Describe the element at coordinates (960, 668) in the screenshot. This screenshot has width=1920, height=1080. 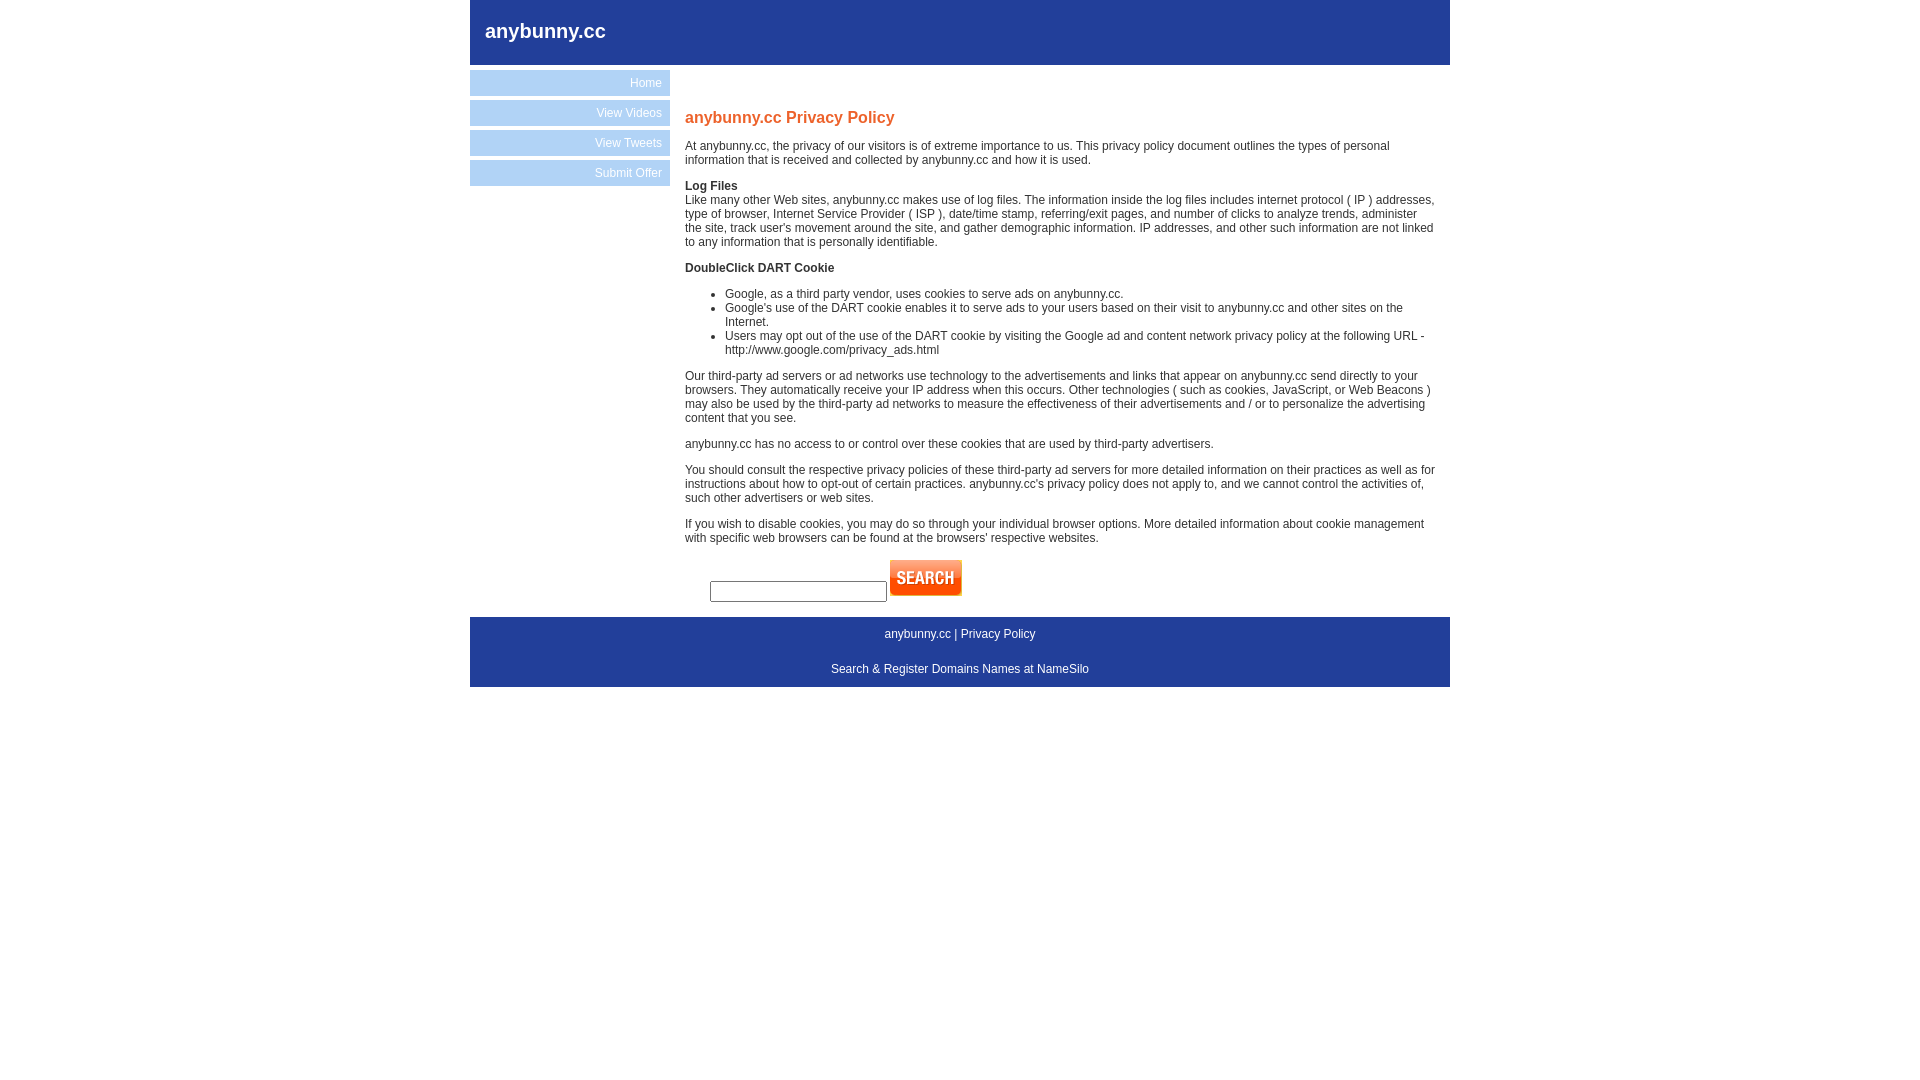
I see `'Search & Register Domains Names at NameSilo'` at that location.